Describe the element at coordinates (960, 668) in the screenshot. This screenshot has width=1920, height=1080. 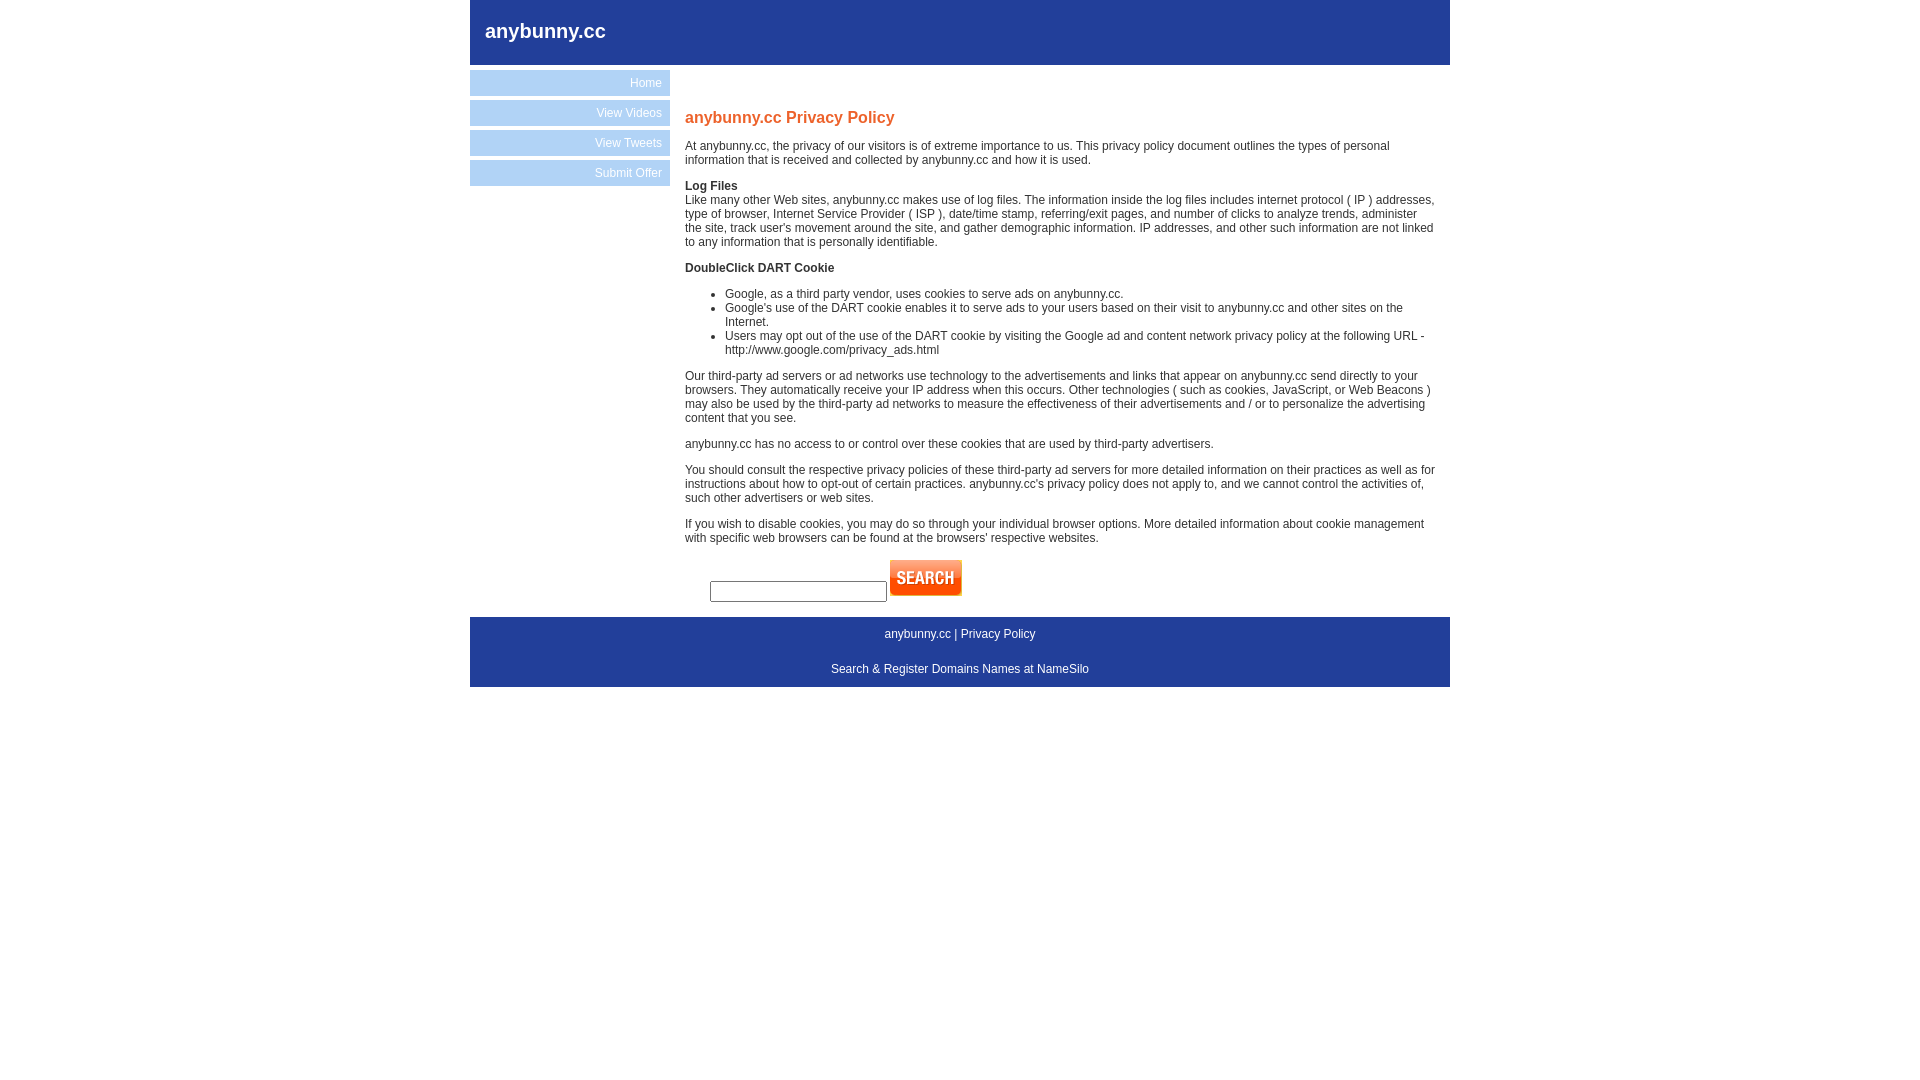
I see `'Search & Register Domains Names at NameSilo'` at that location.